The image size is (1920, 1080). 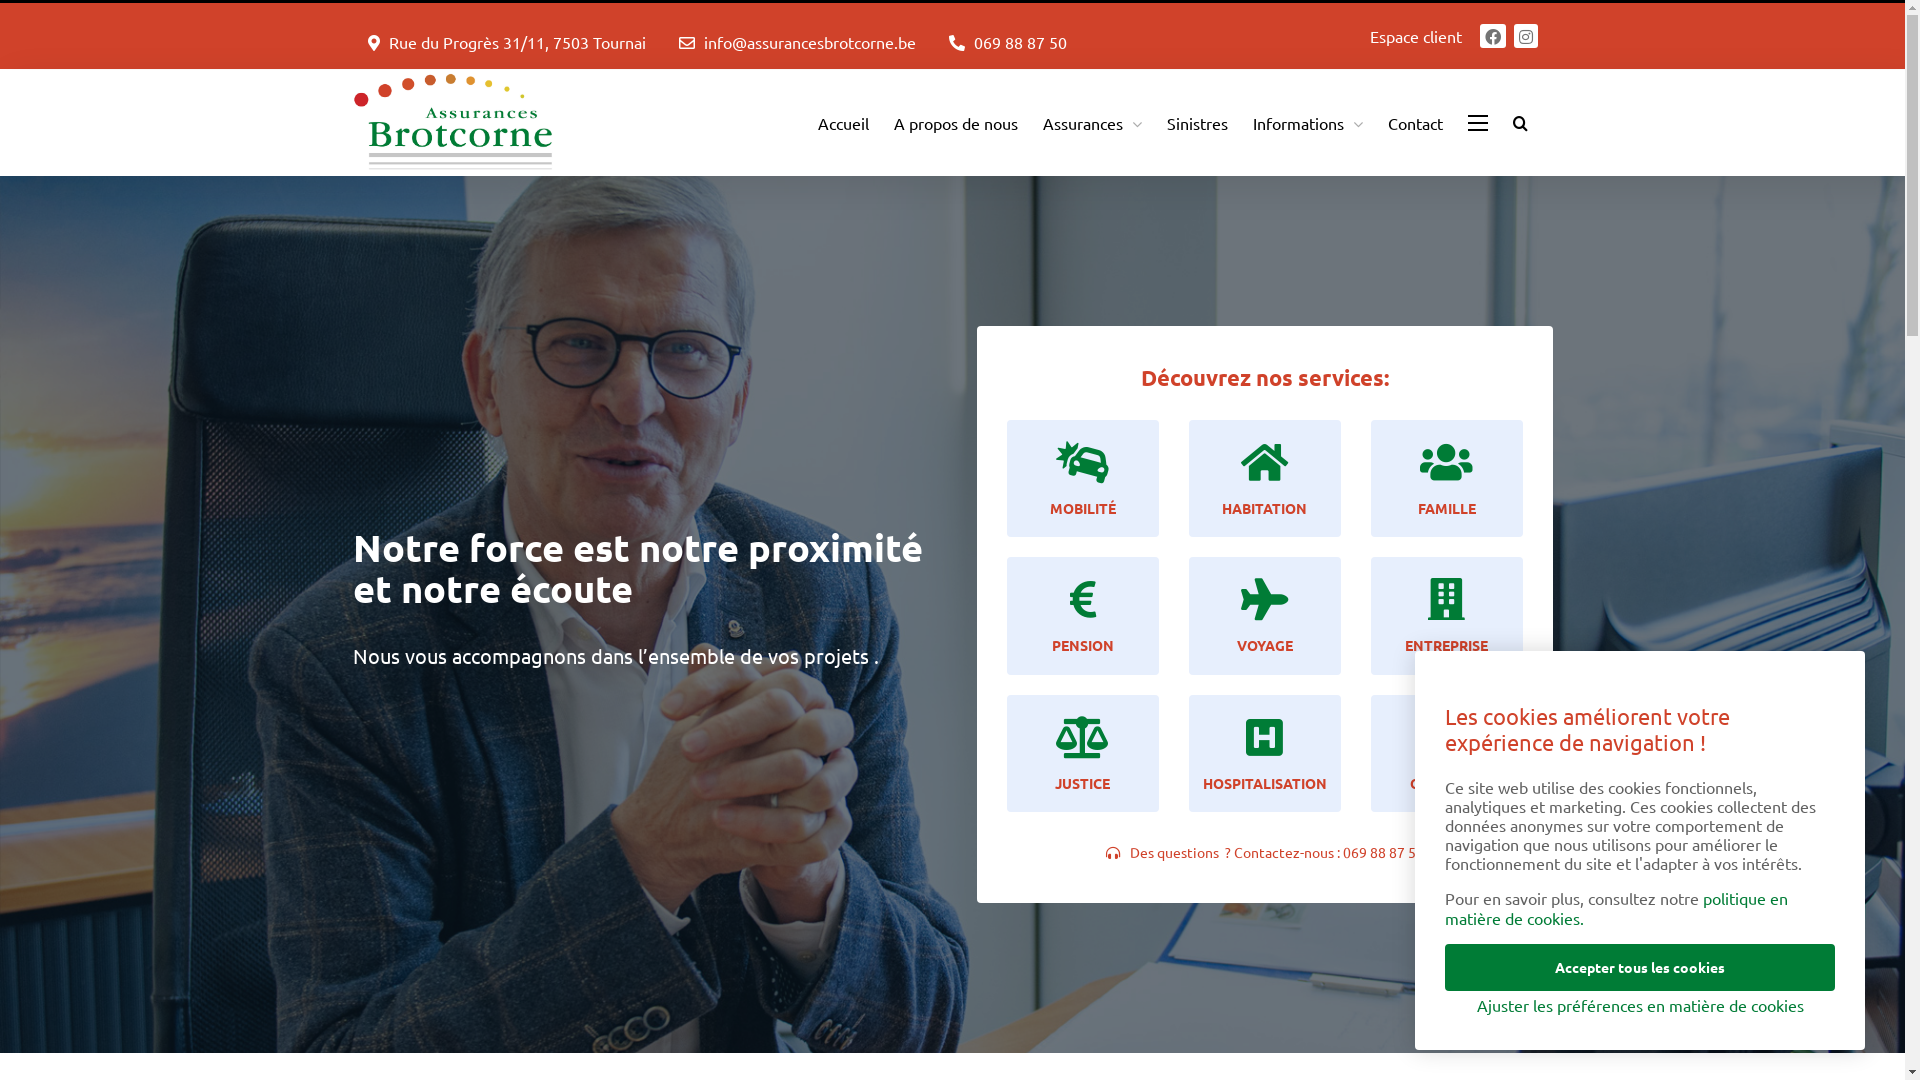 I want to click on 'Accepter tous les cookies', so click(x=1640, y=966).